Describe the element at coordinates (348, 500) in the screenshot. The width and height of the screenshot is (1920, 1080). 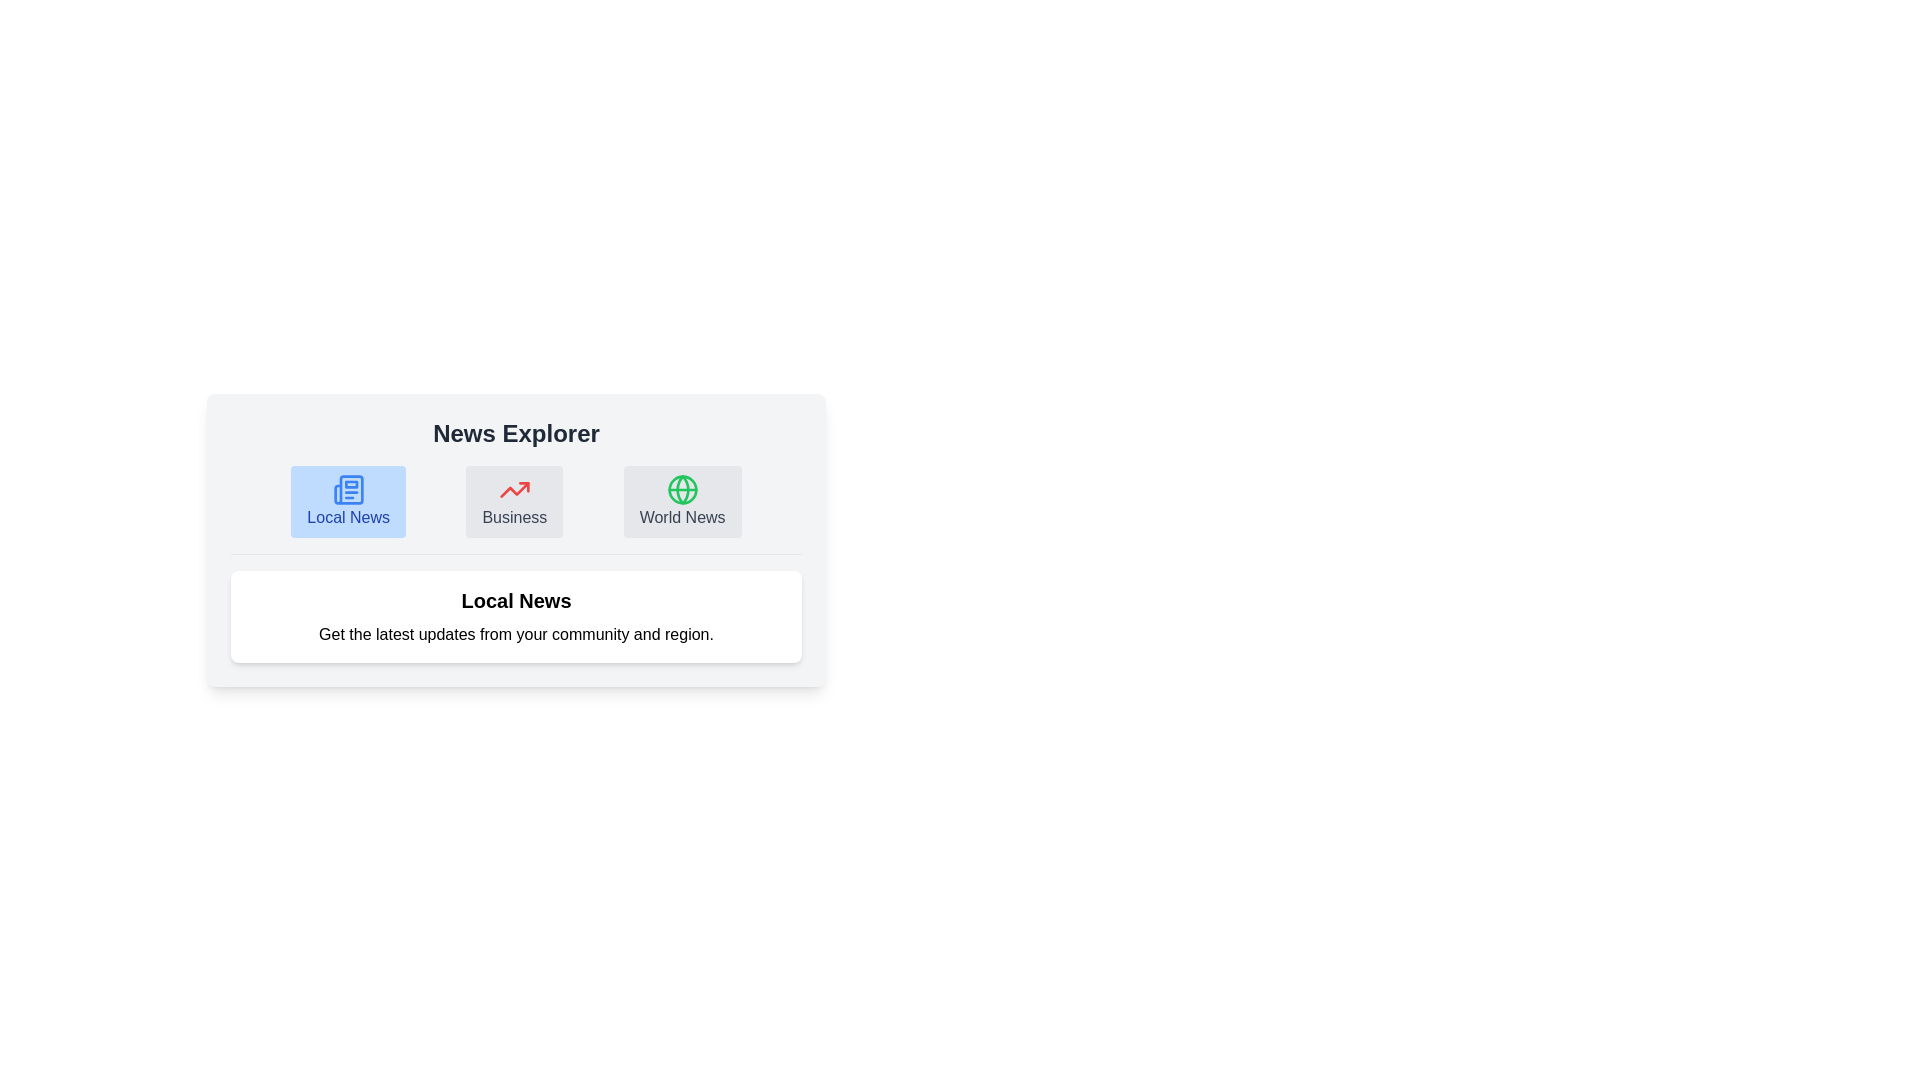
I see `the Local News tab` at that location.